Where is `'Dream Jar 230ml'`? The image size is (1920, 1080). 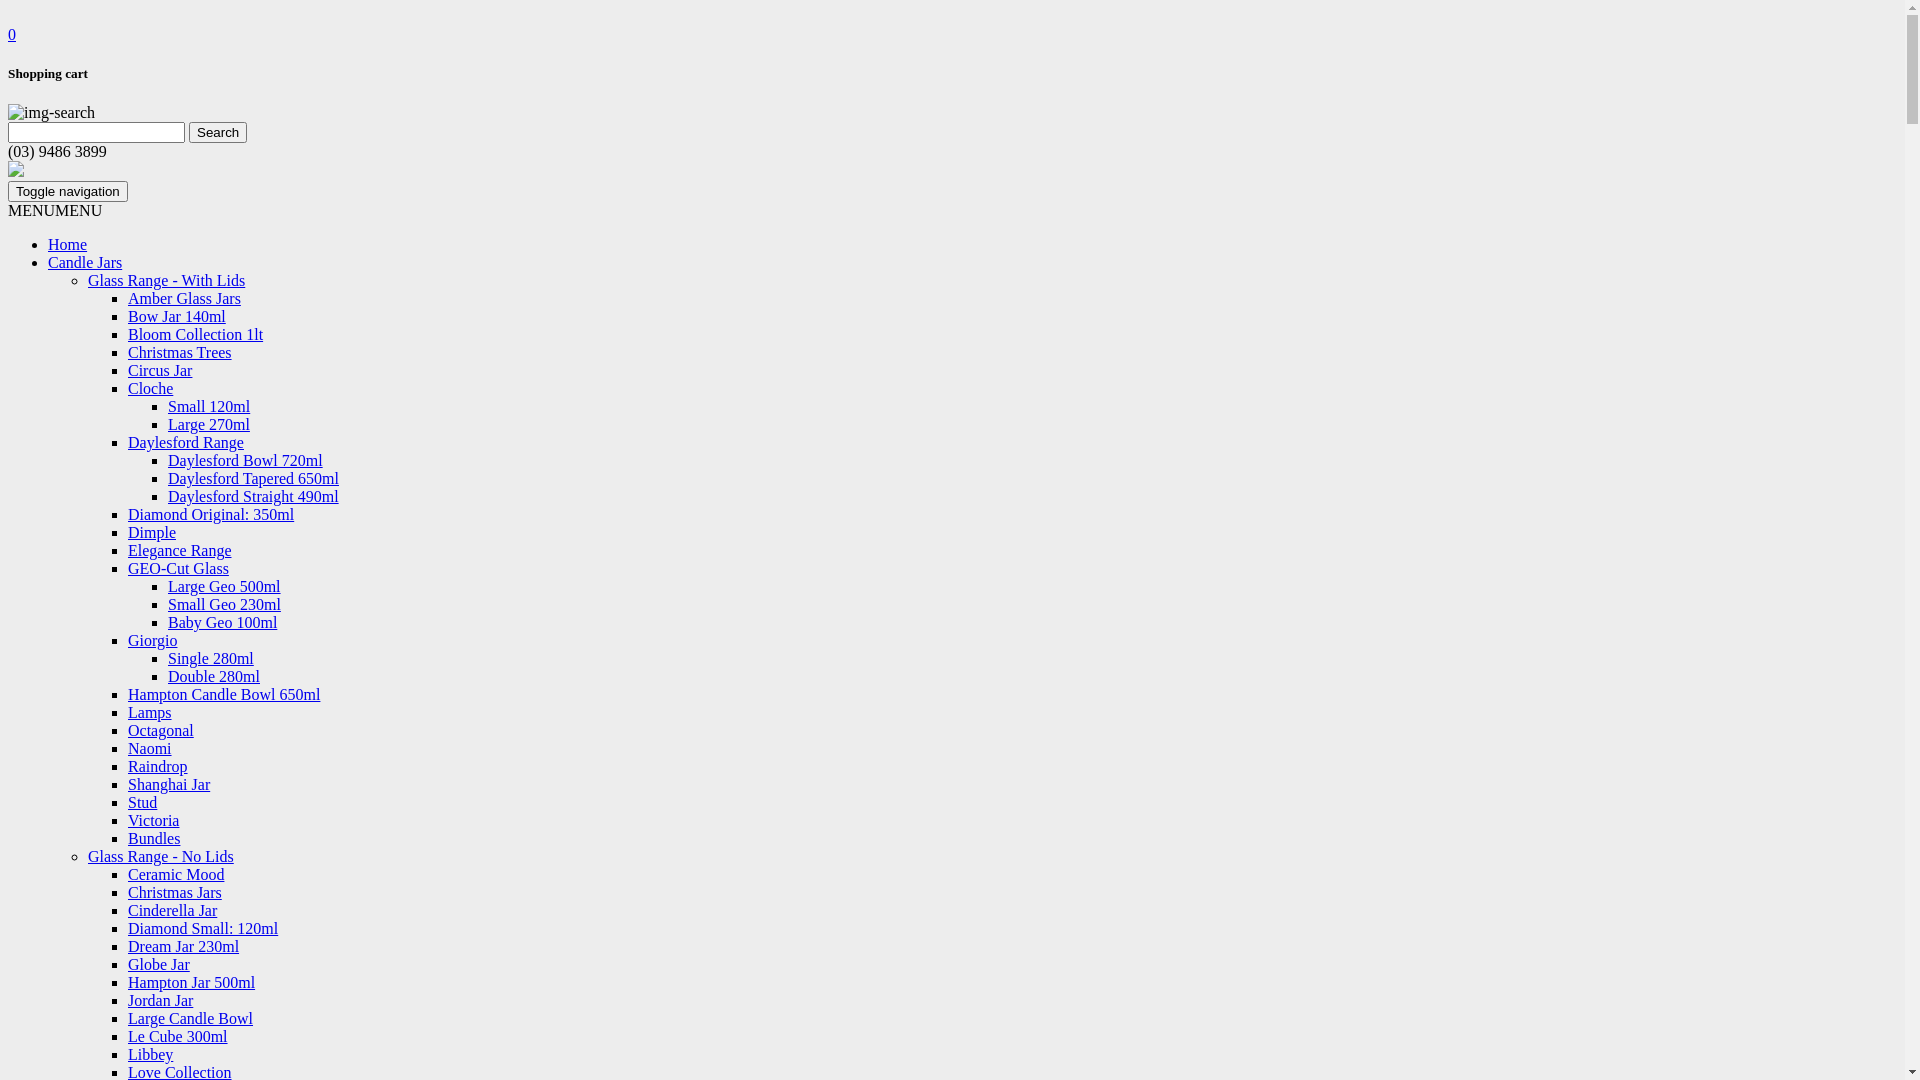
'Dream Jar 230ml' is located at coordinates (127, 945).